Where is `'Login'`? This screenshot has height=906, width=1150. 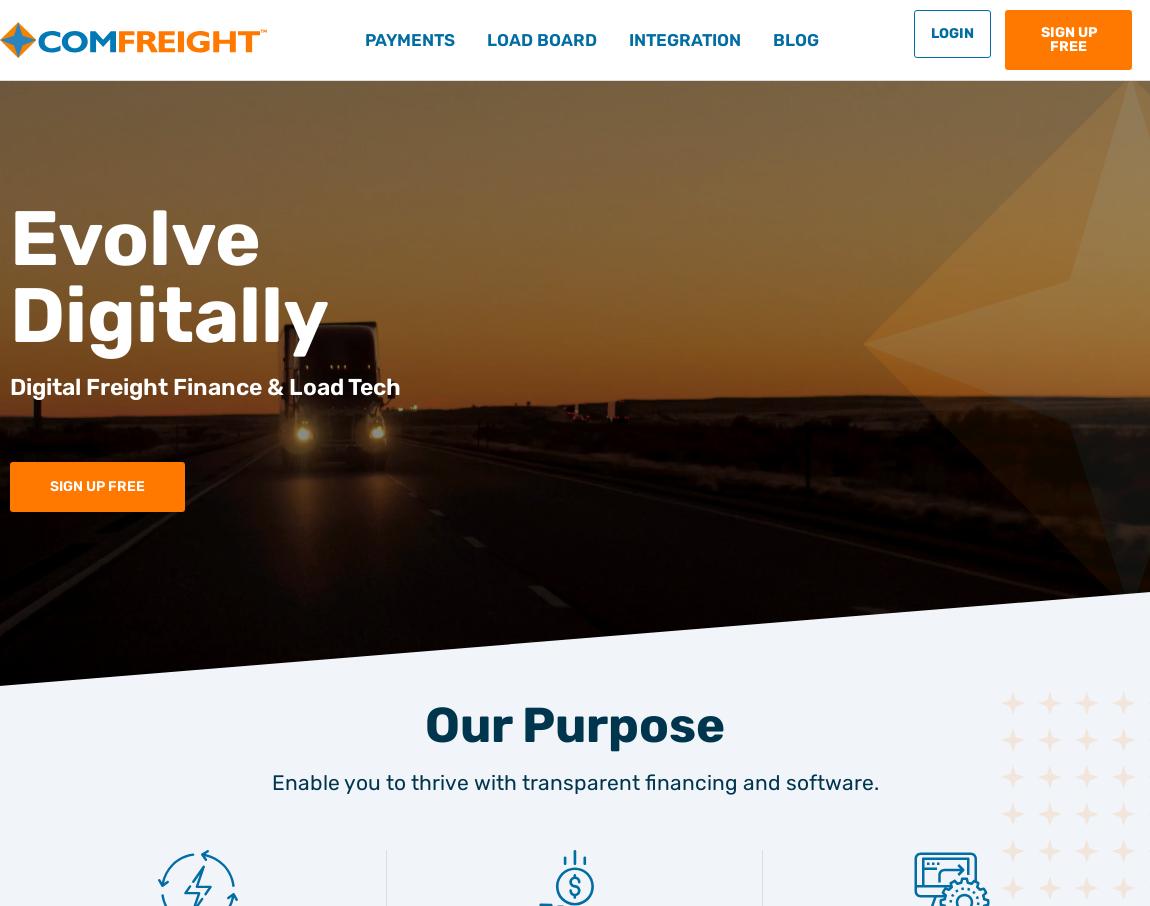 'Login' is located at coordinates (951, 32).